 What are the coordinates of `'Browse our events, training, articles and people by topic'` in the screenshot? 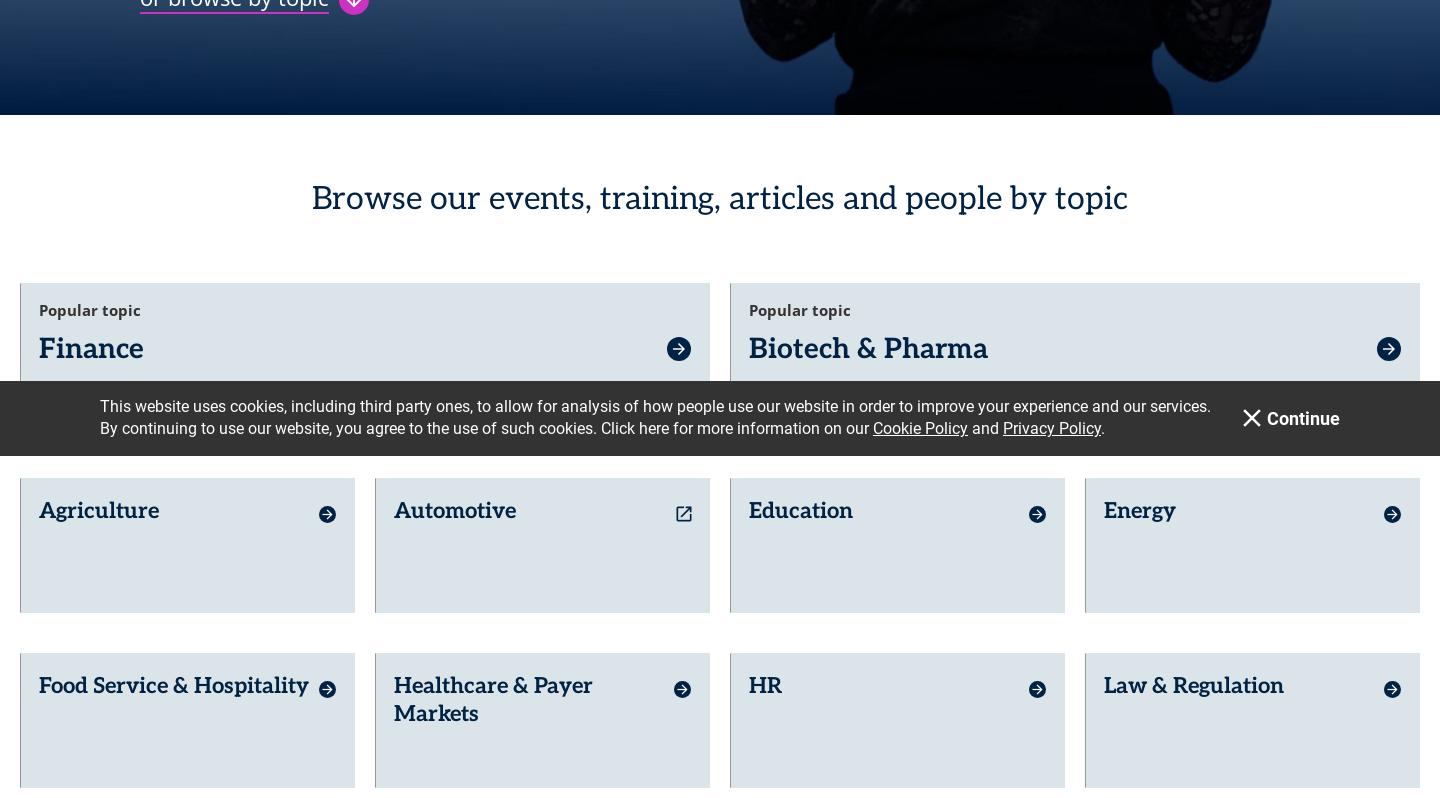 It's located at (311, 183).